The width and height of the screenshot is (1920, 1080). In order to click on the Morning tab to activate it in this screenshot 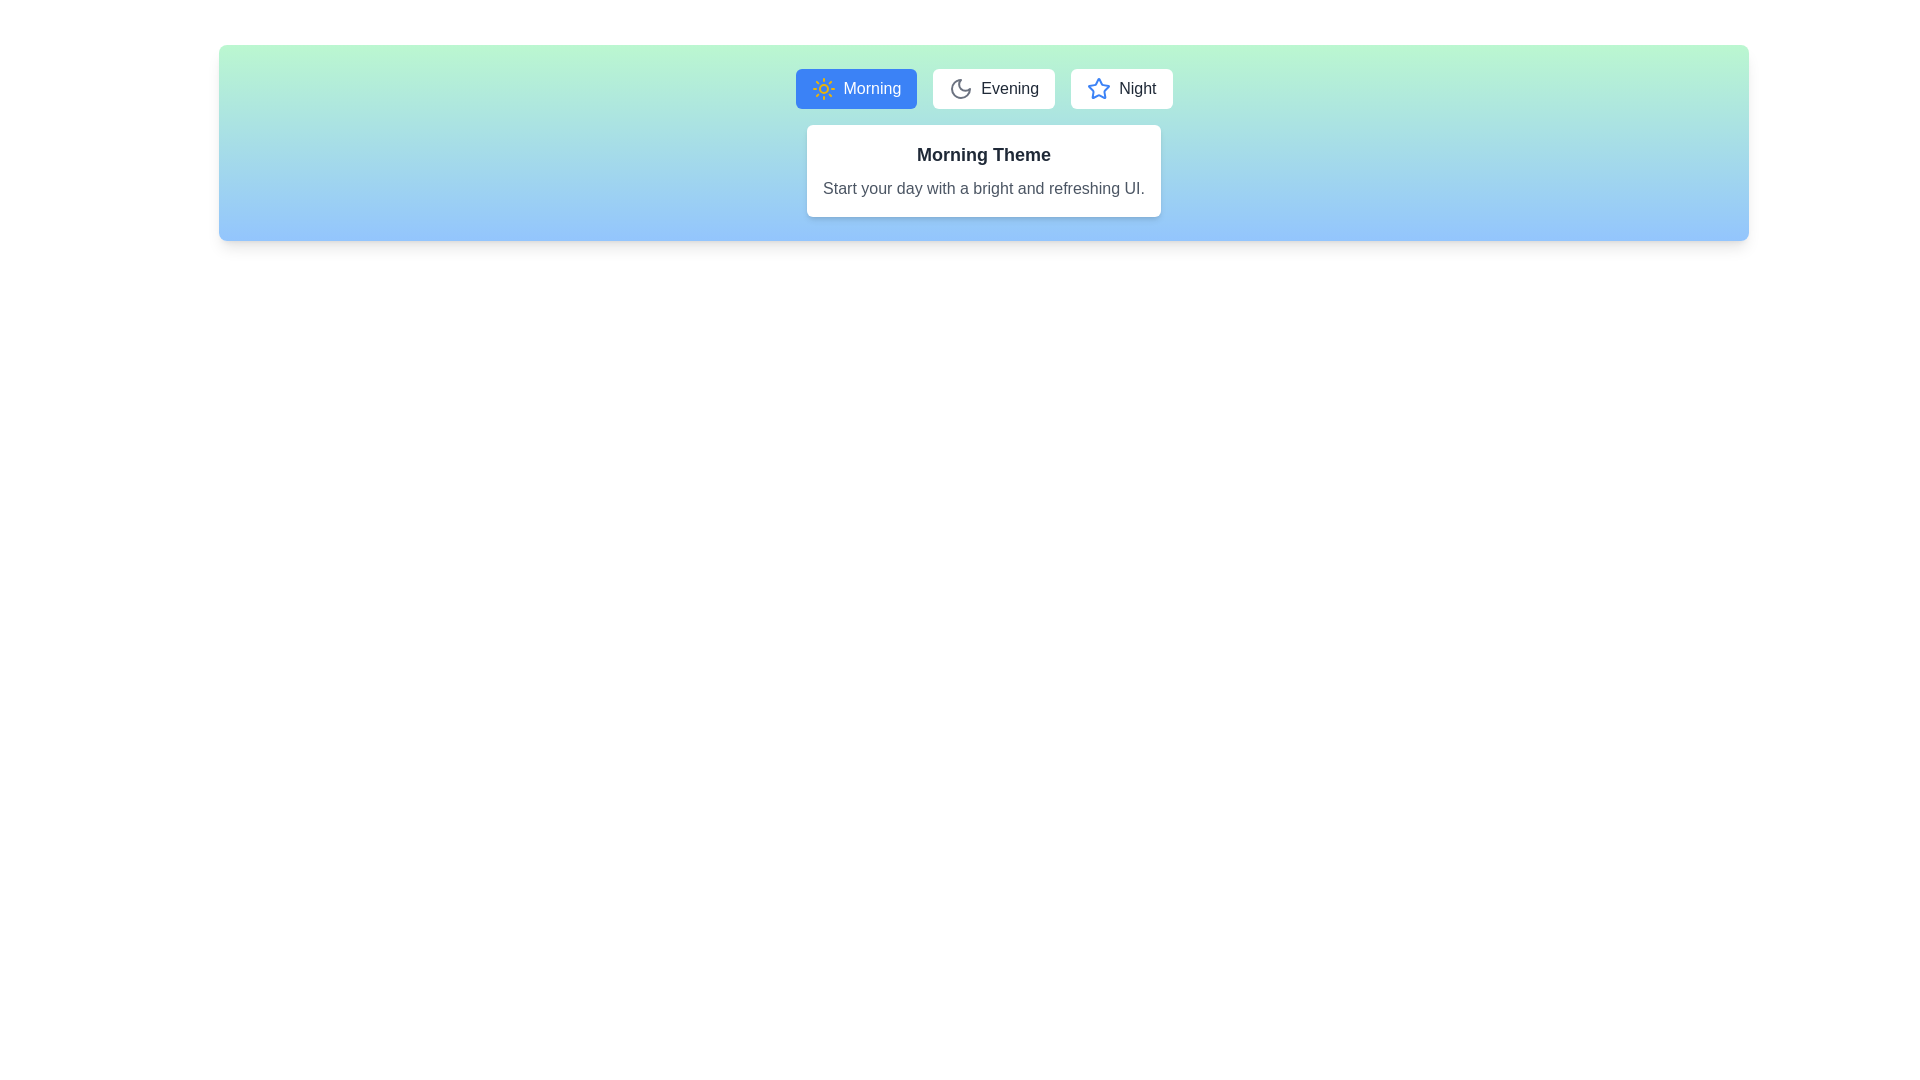, I will do `click(856, 87)`.